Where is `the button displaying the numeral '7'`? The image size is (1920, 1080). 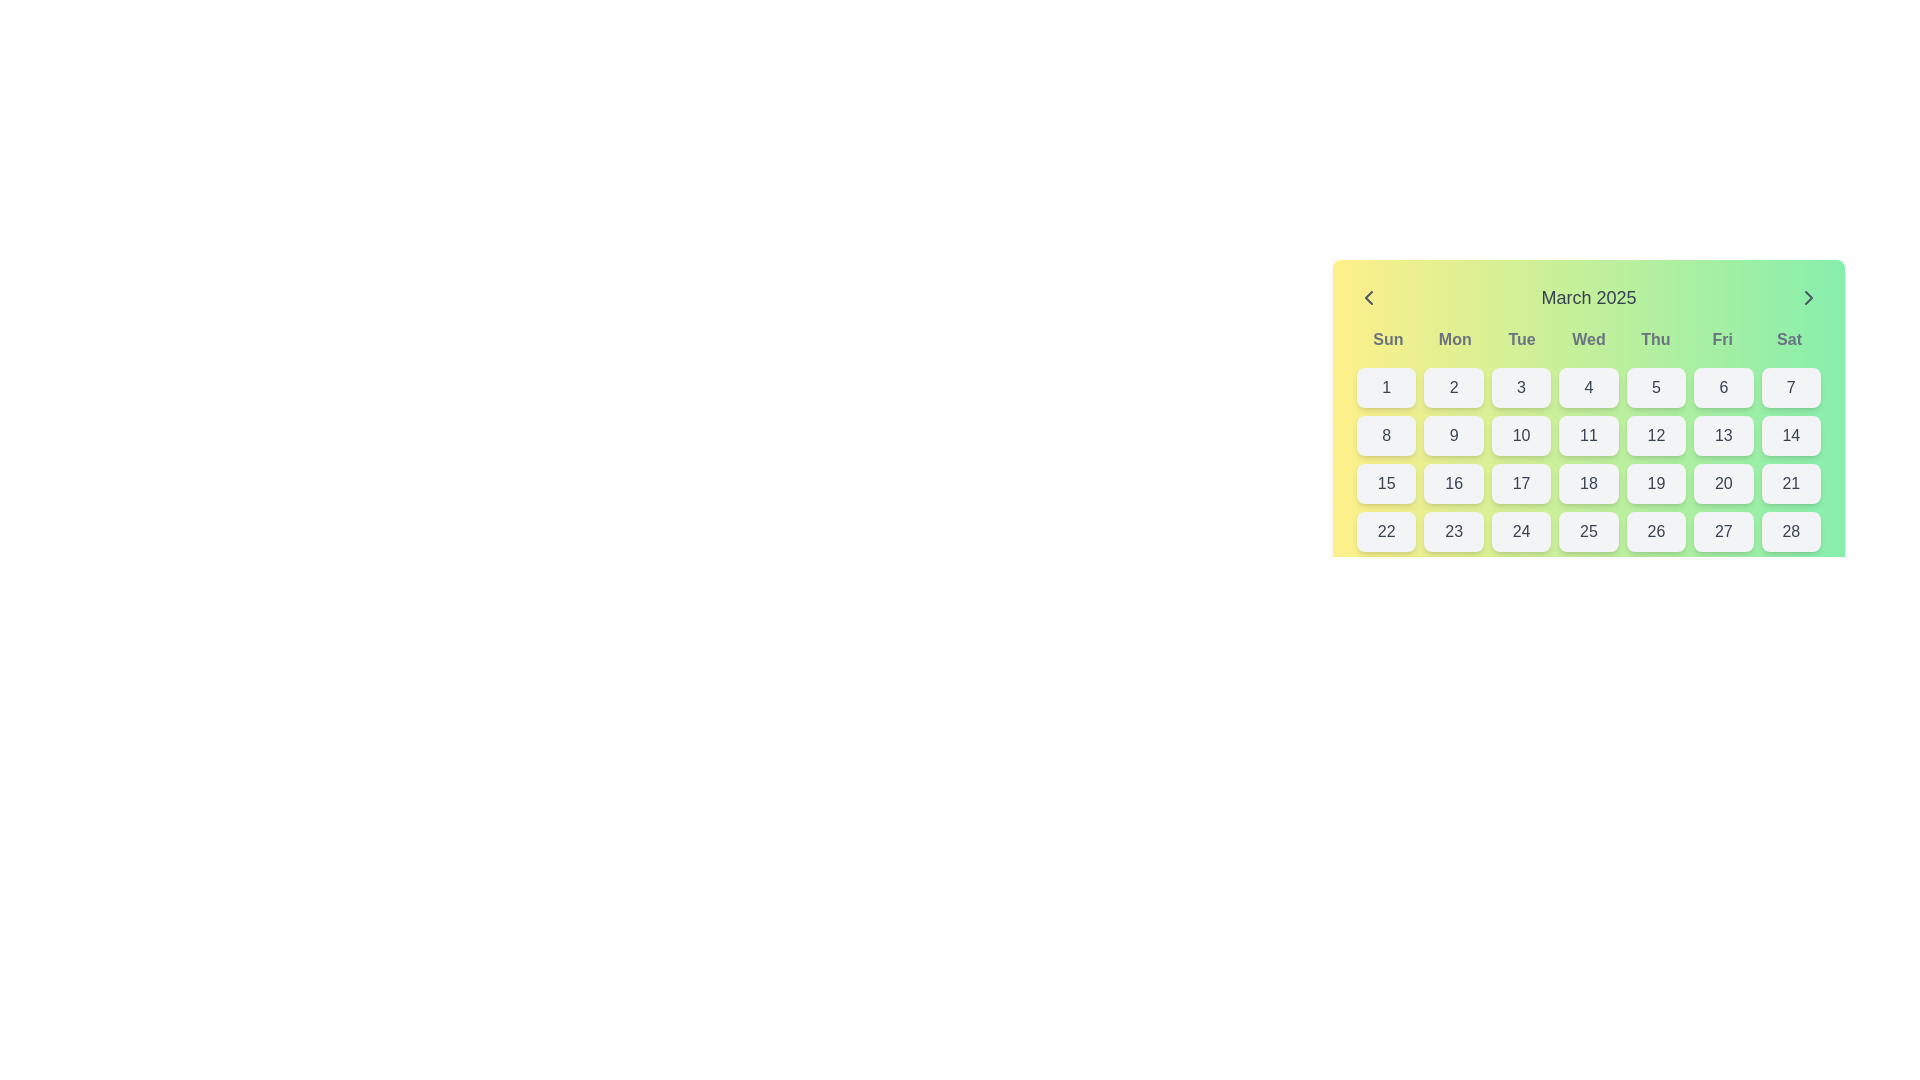 the button displaying the numeral '7' is located at coordinates (1791, 388).